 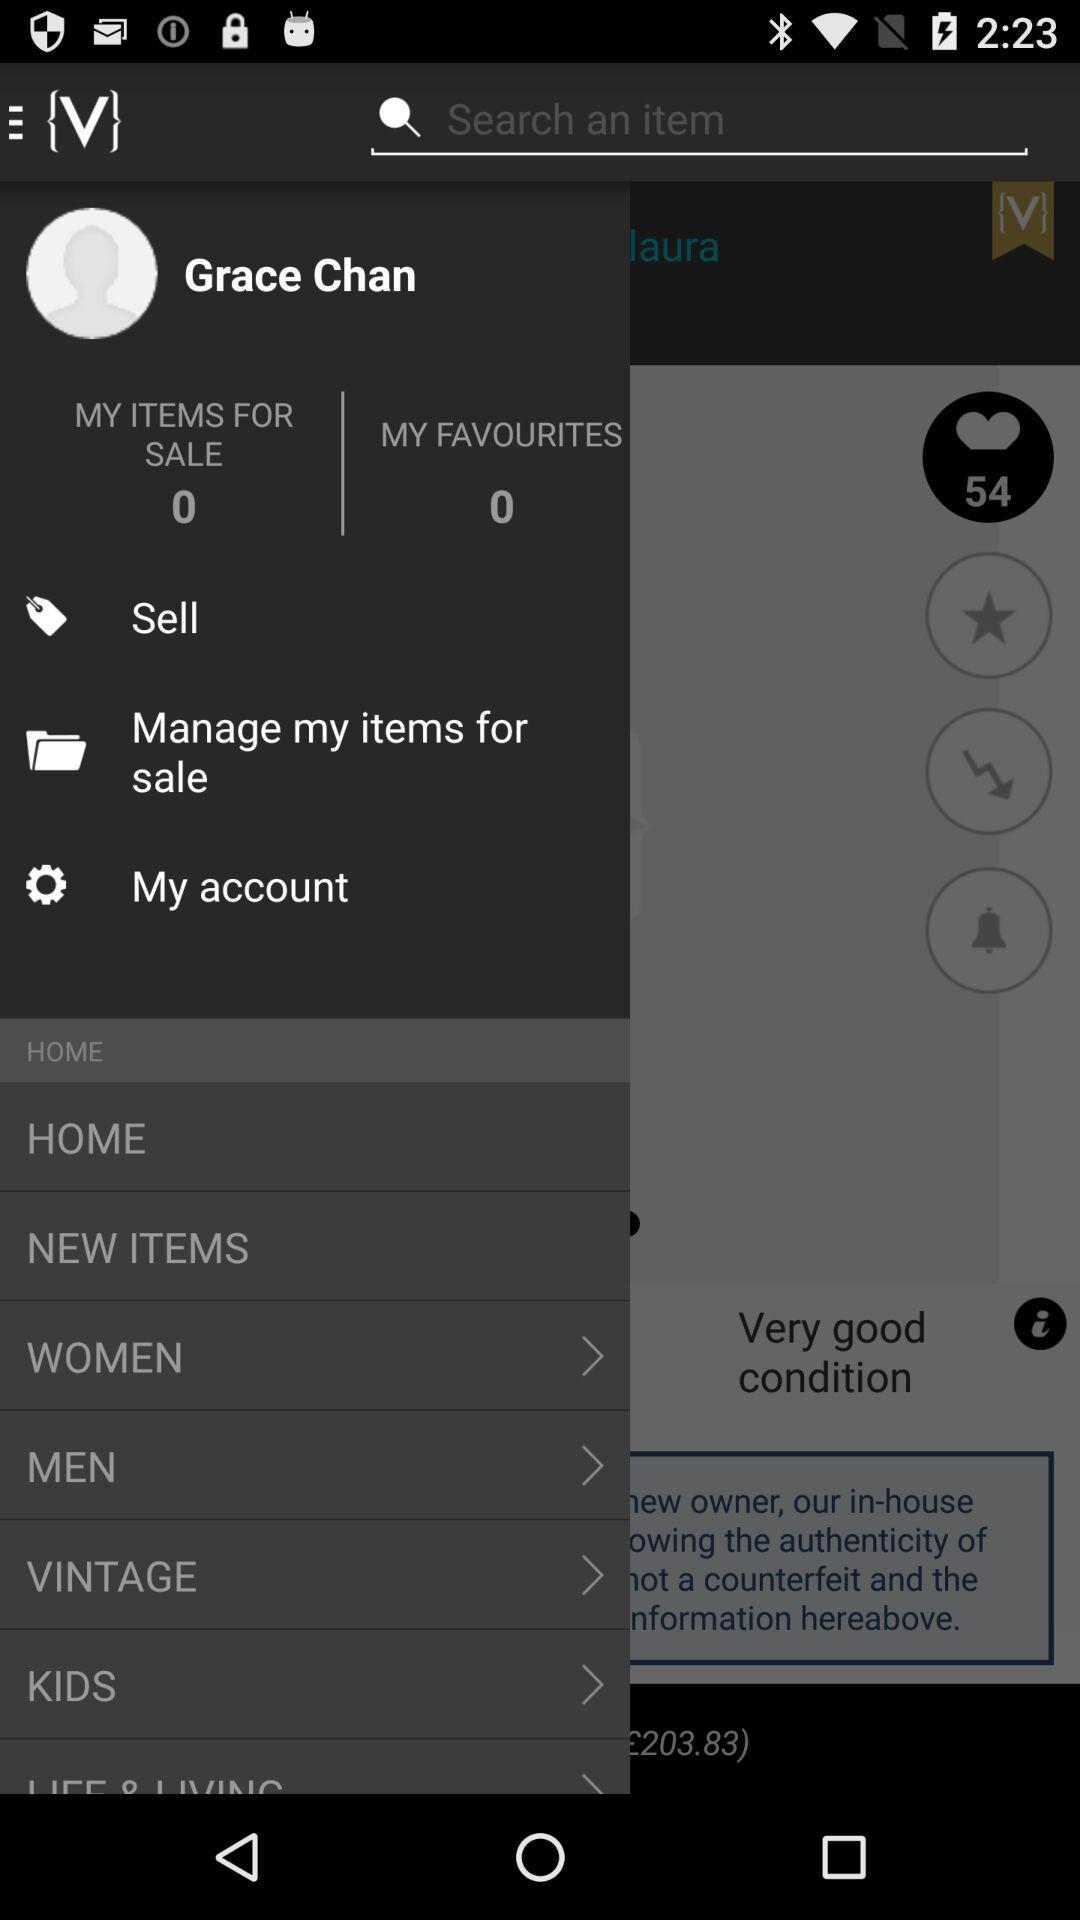 I want to click on the avatar icon, so click(x=91, y=291).